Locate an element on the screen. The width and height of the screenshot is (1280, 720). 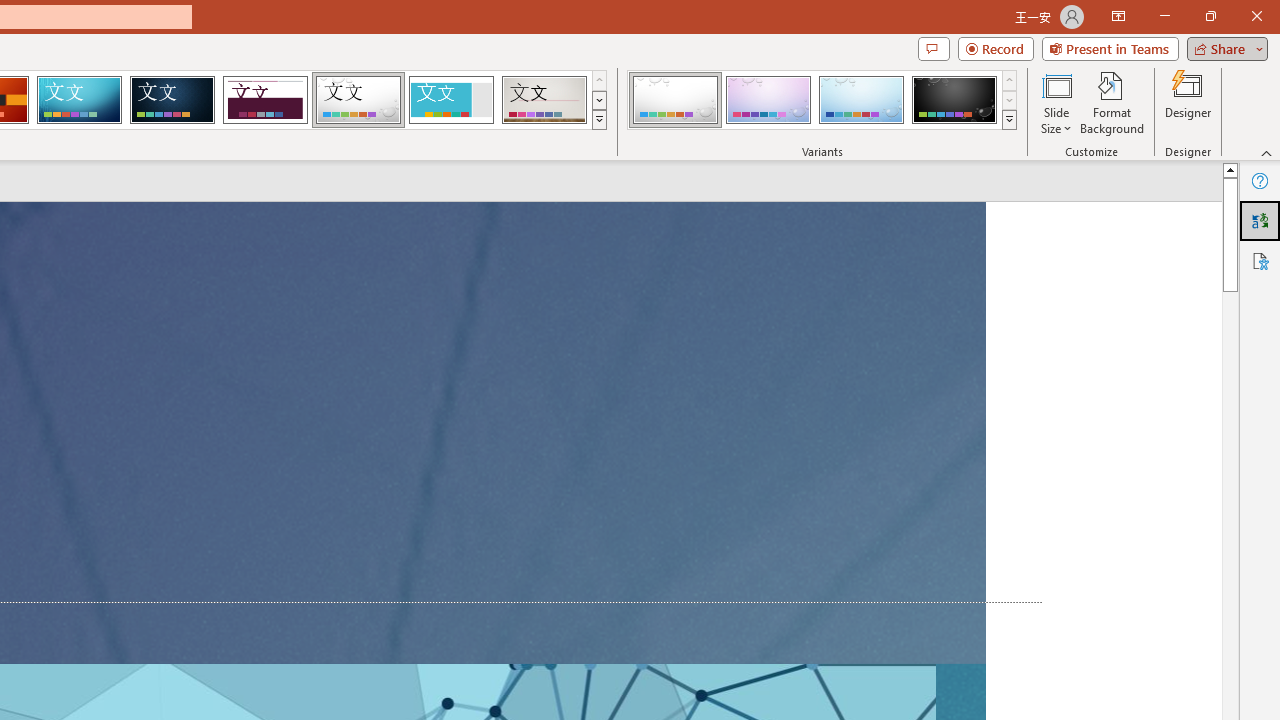
'AutomationID: ThemeVariantsGallery' is located at coordinates (823, 100).